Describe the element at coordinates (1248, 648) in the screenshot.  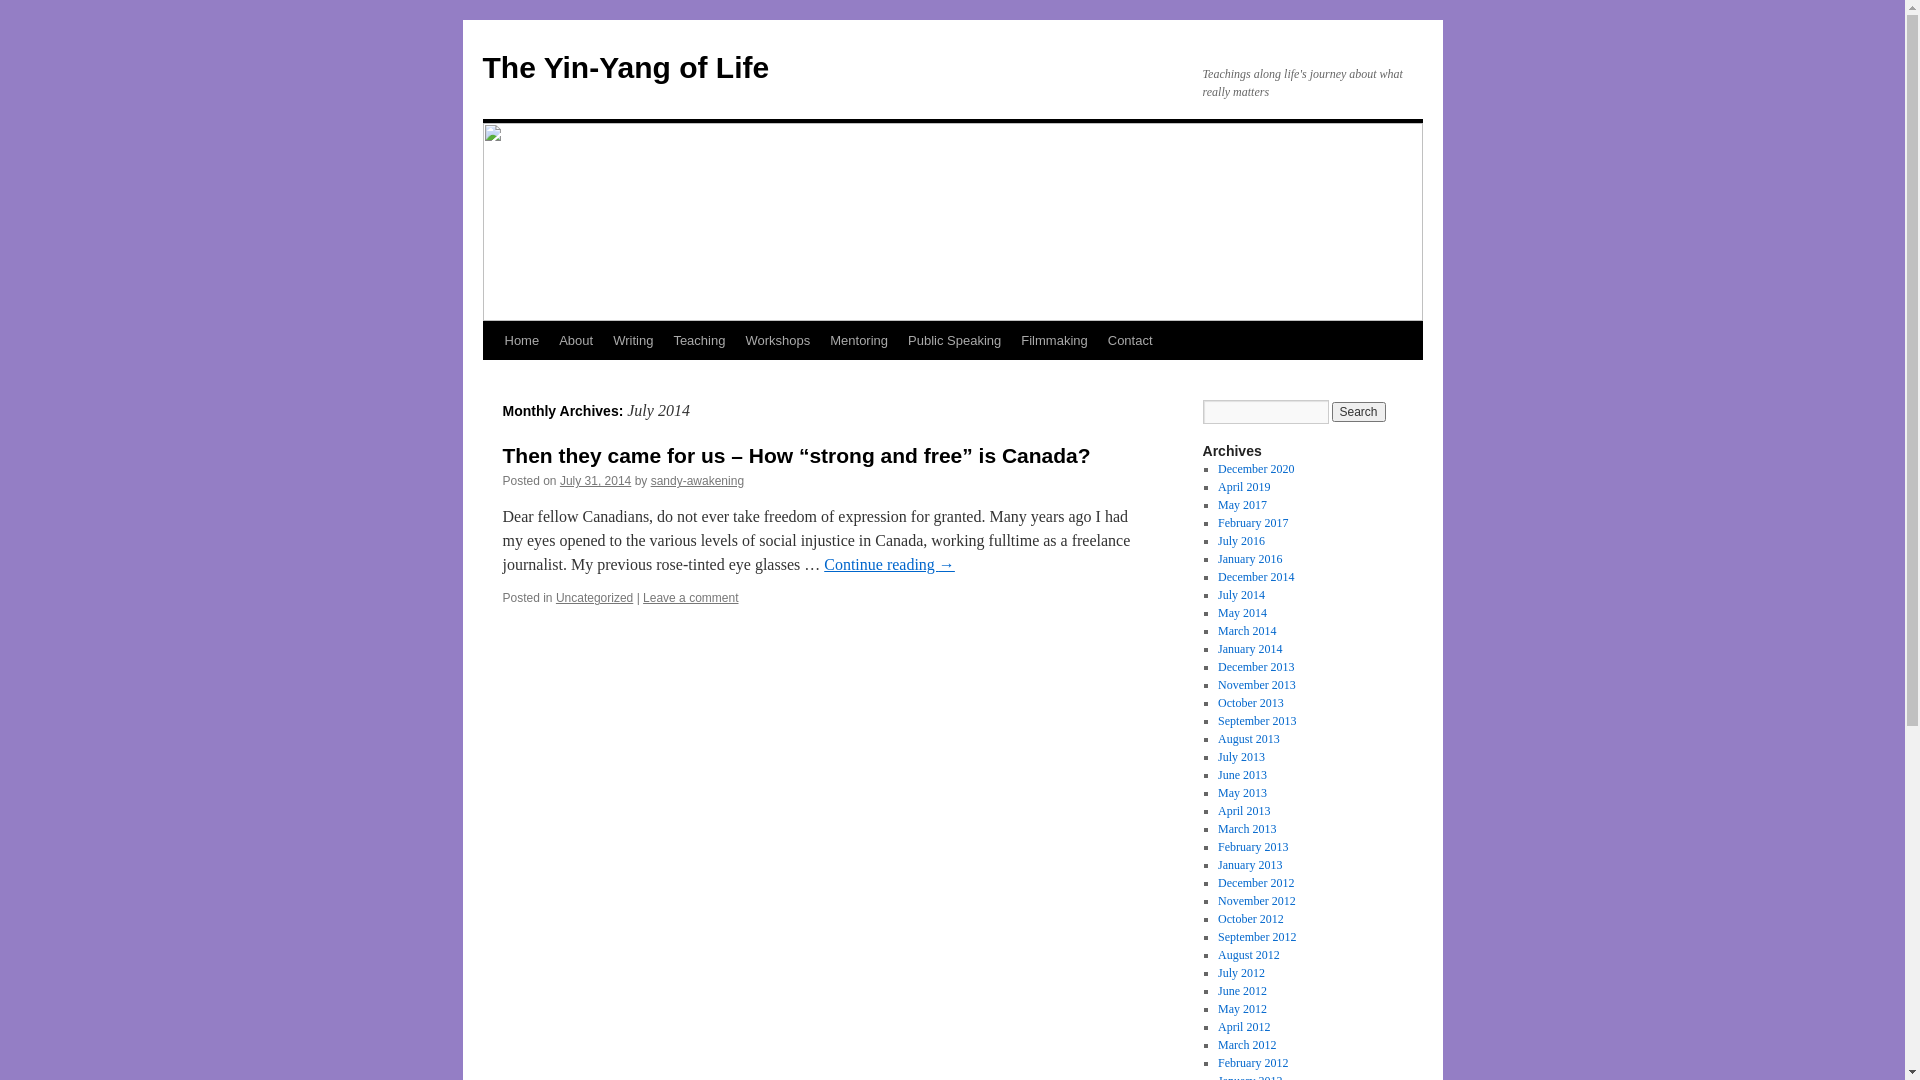
I see `'January 2014'` at that location.